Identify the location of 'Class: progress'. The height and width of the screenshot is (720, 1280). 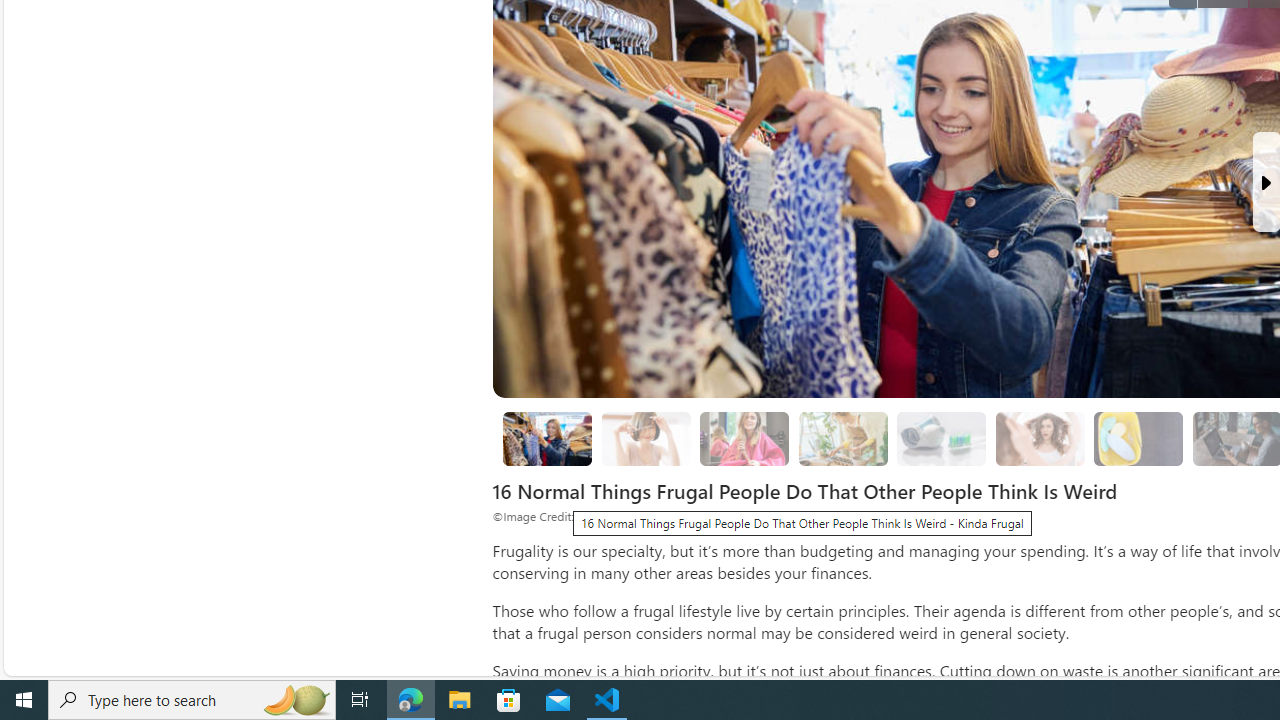
(1138, 434).